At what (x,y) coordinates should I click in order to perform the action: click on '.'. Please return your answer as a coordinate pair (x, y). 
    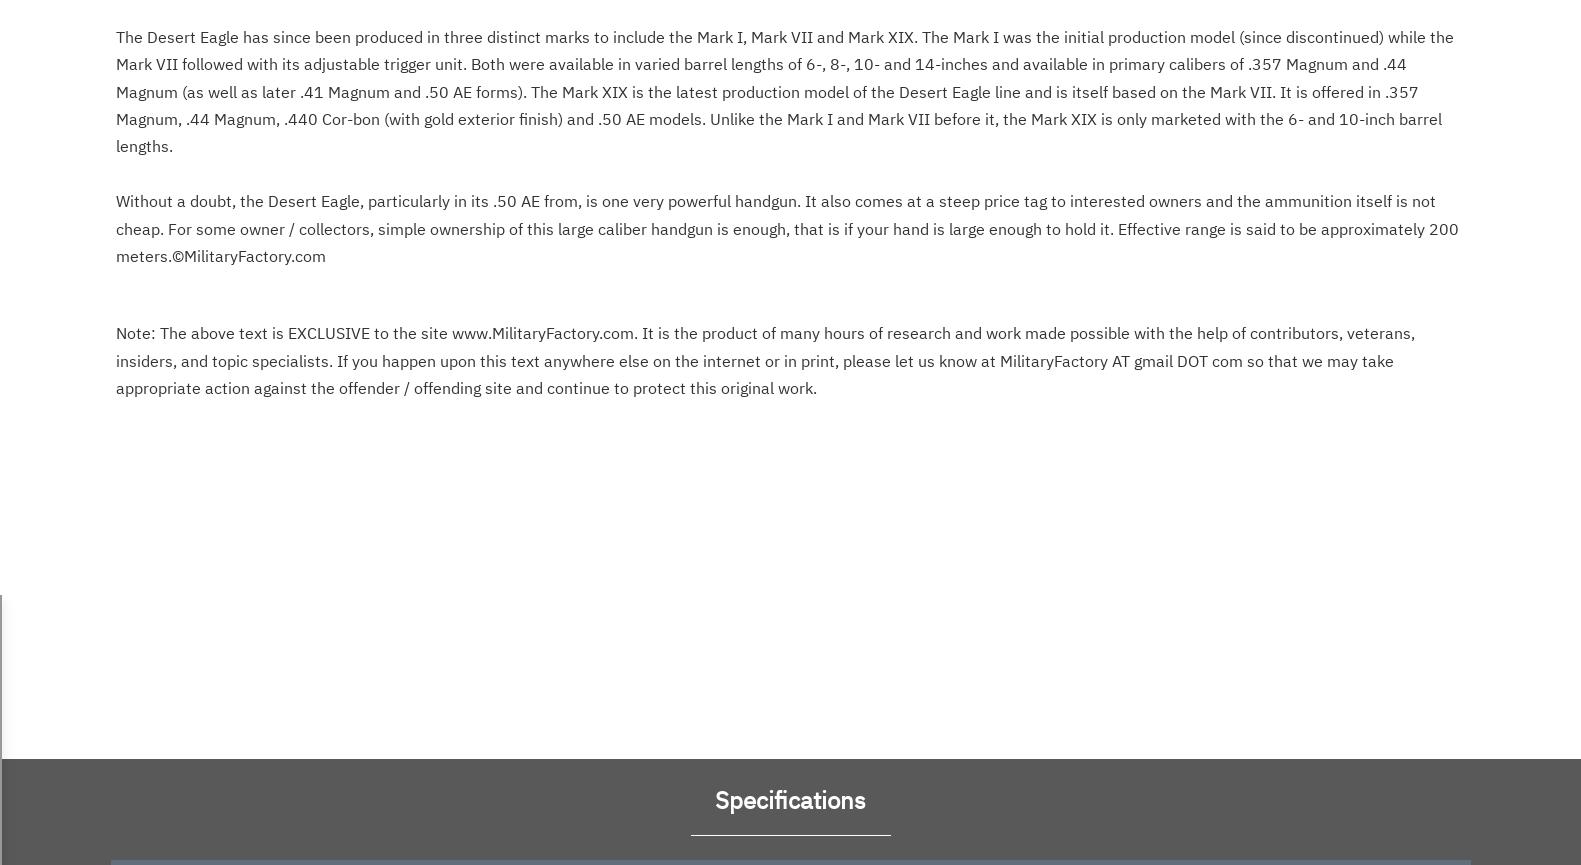
    Looking at the image, I should click on (1234, 180).